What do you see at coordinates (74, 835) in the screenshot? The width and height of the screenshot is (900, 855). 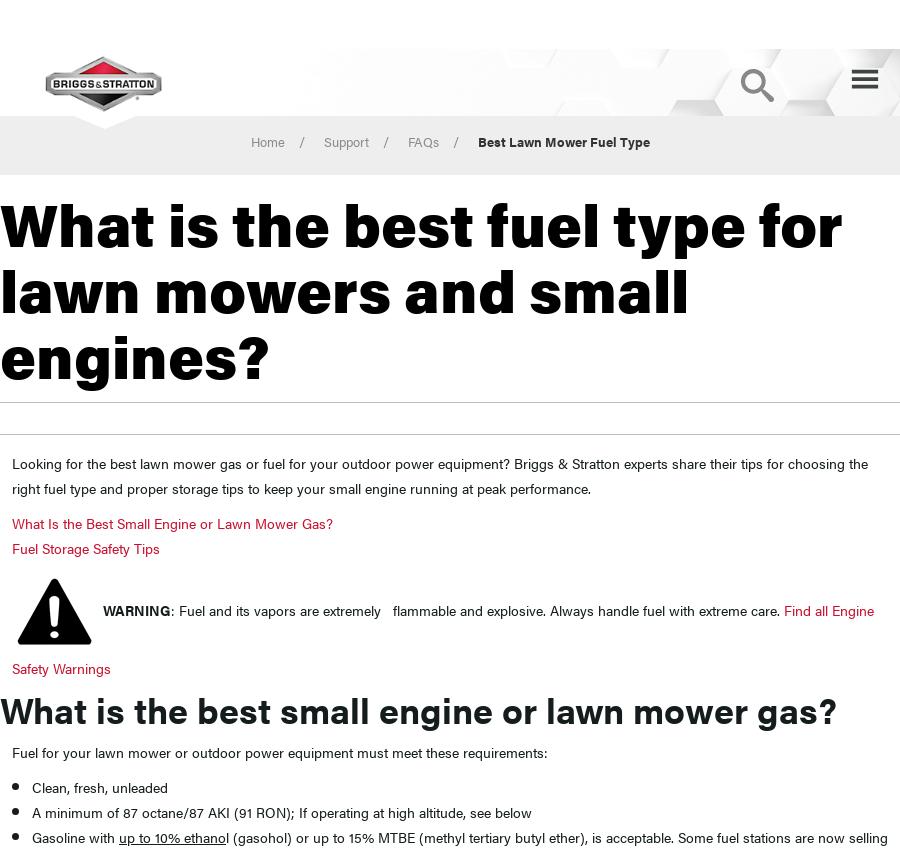 I see `'Gasoline with'` at bounding box center [74, 835].